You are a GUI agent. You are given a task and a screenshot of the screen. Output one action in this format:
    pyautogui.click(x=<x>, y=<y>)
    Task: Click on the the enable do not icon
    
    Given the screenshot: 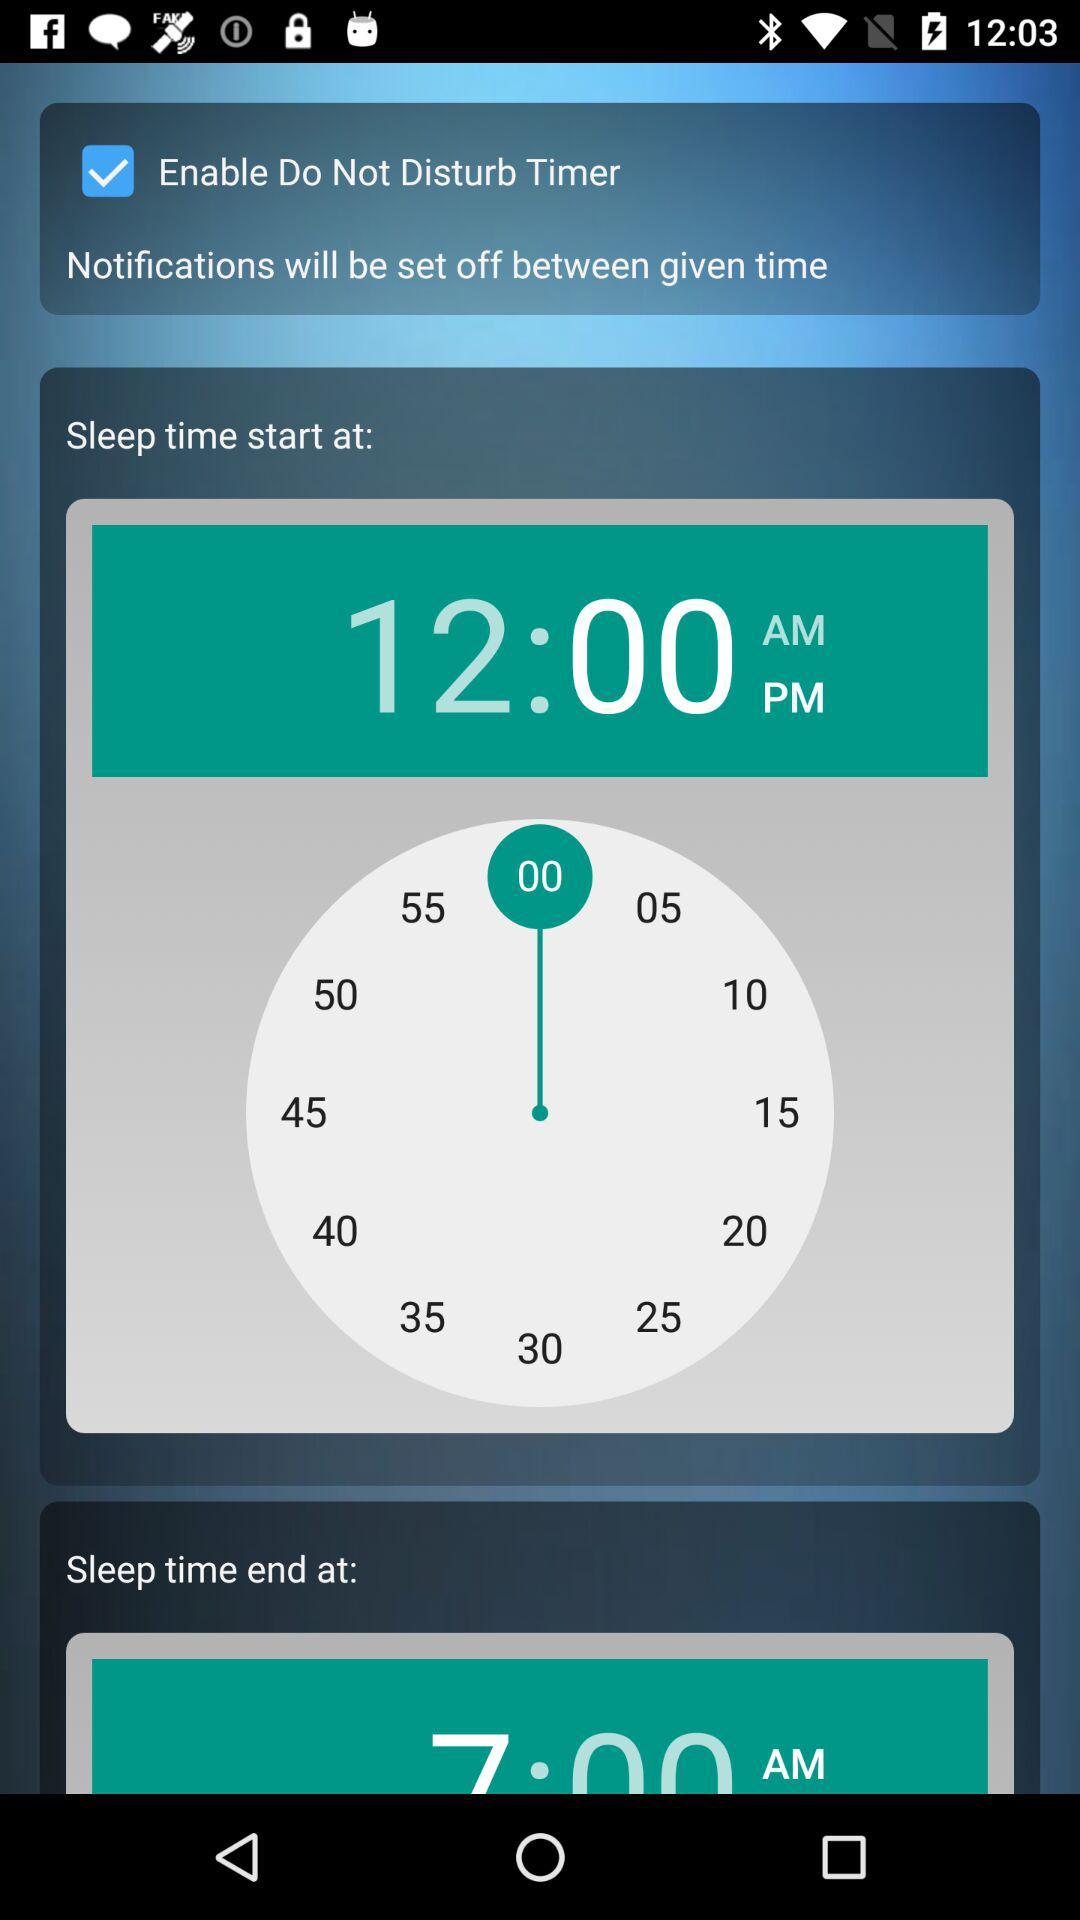 What is the action you would take?
    pyautogui.click(x=342, y=171)
    